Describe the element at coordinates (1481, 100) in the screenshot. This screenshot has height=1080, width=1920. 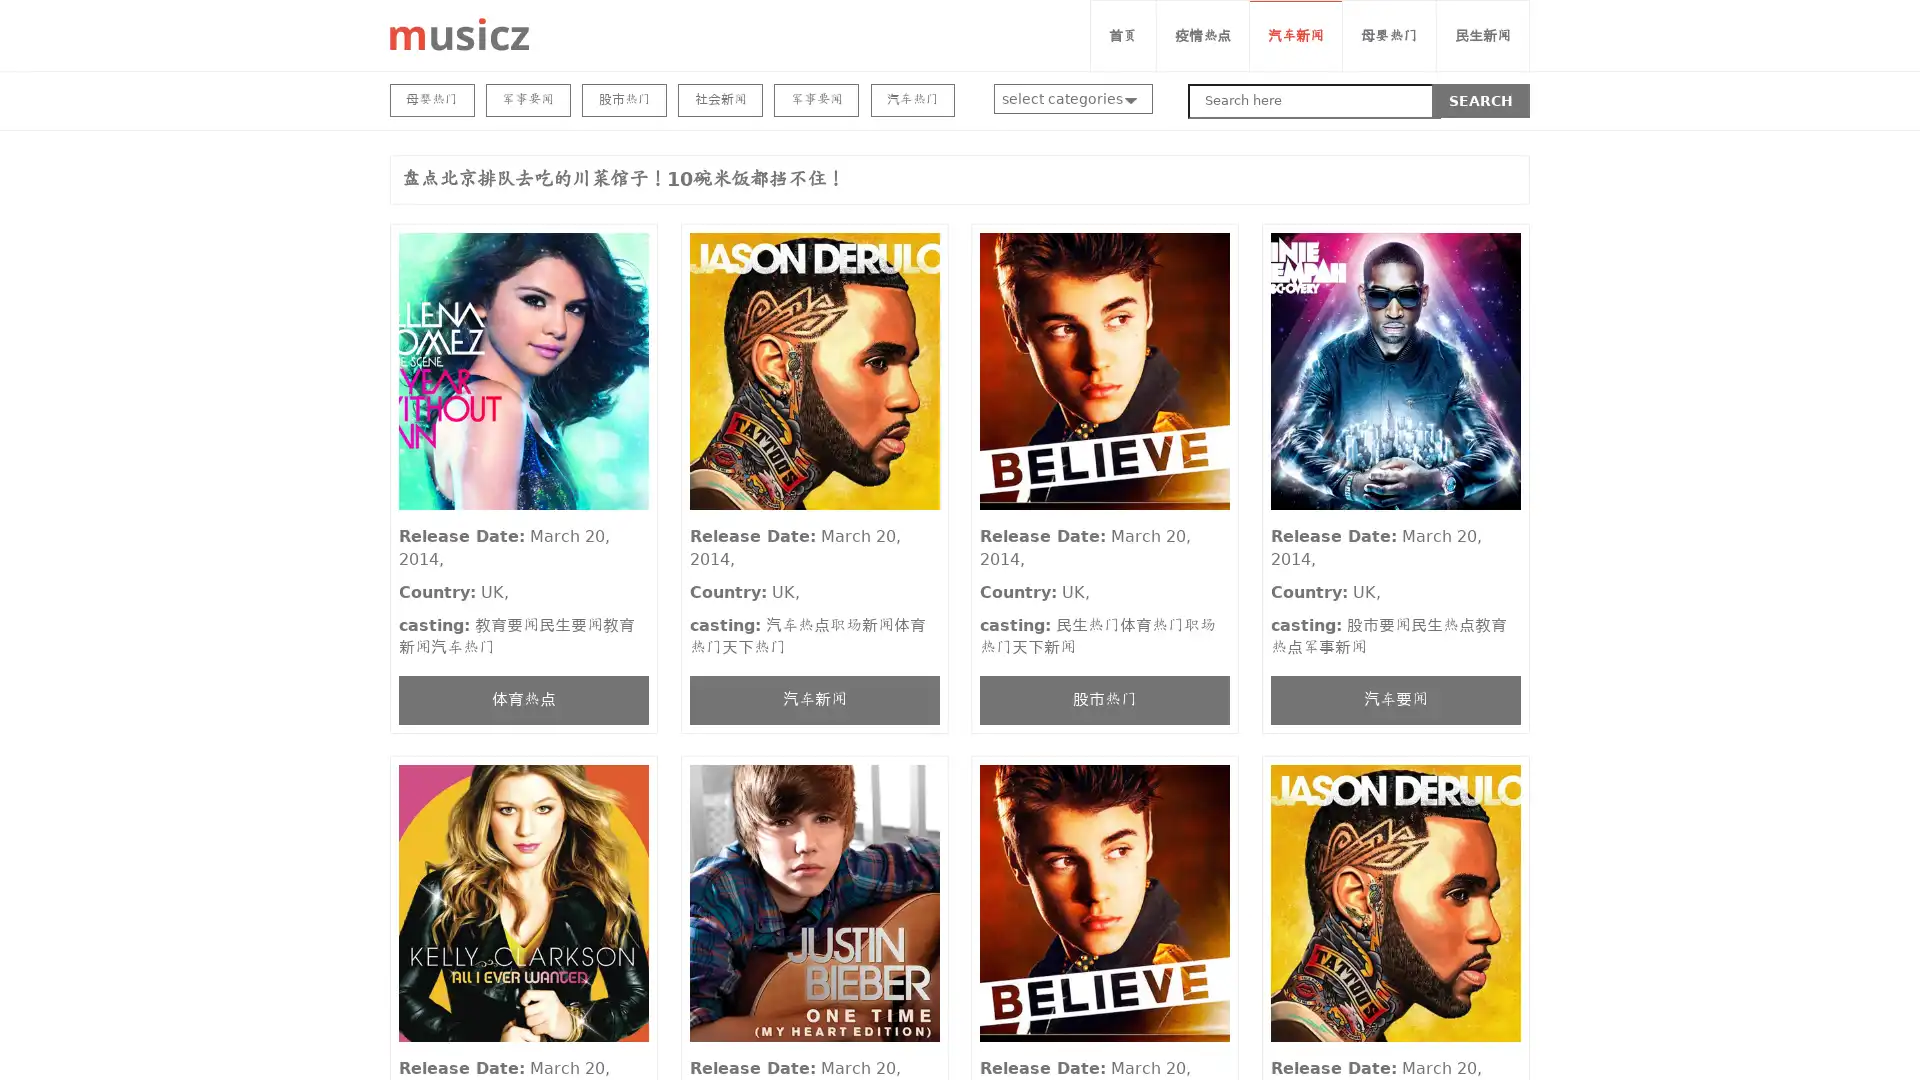
I see `search` at that location.